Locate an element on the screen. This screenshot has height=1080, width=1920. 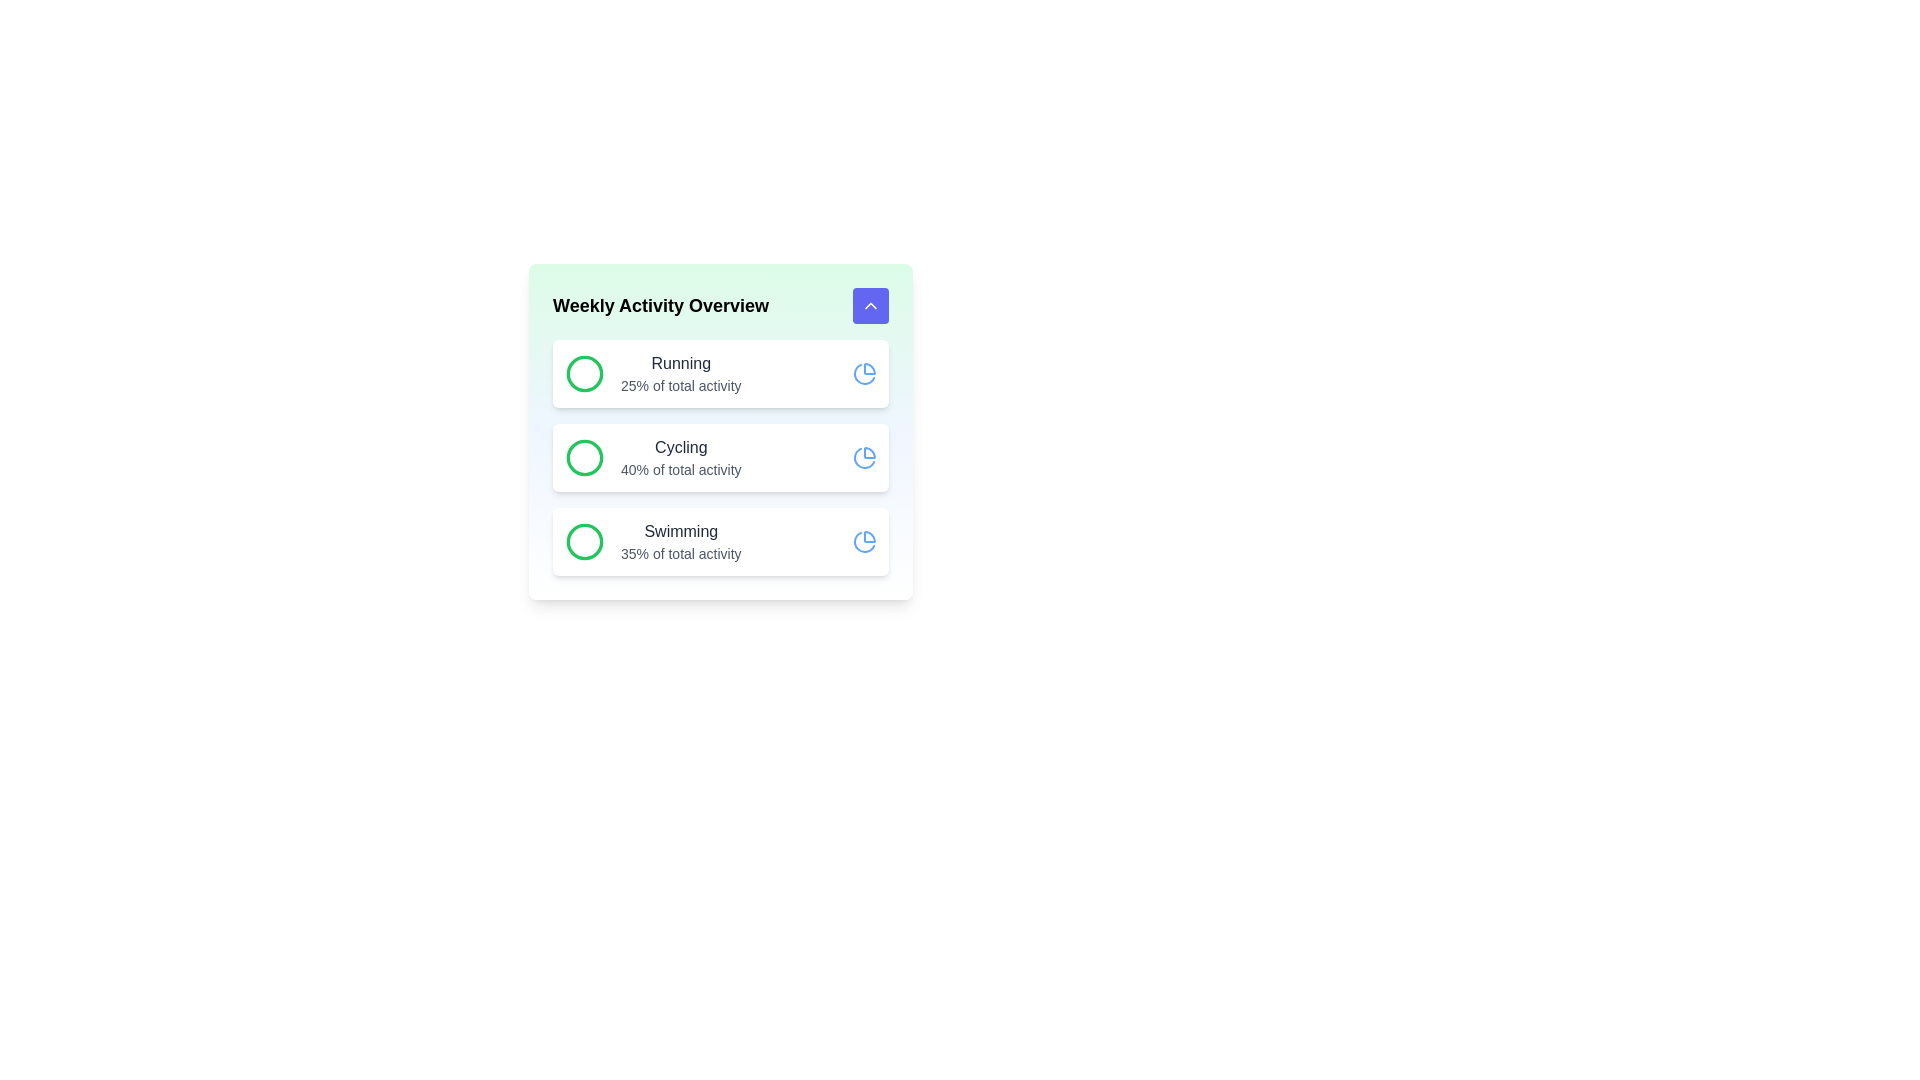
the informational card titled 'Swimming' that displays a green circle icon on the left, bold dark text 'Swimming' in the middle, and a blue pie chart icon on the right is located at coordinates (720, 542).